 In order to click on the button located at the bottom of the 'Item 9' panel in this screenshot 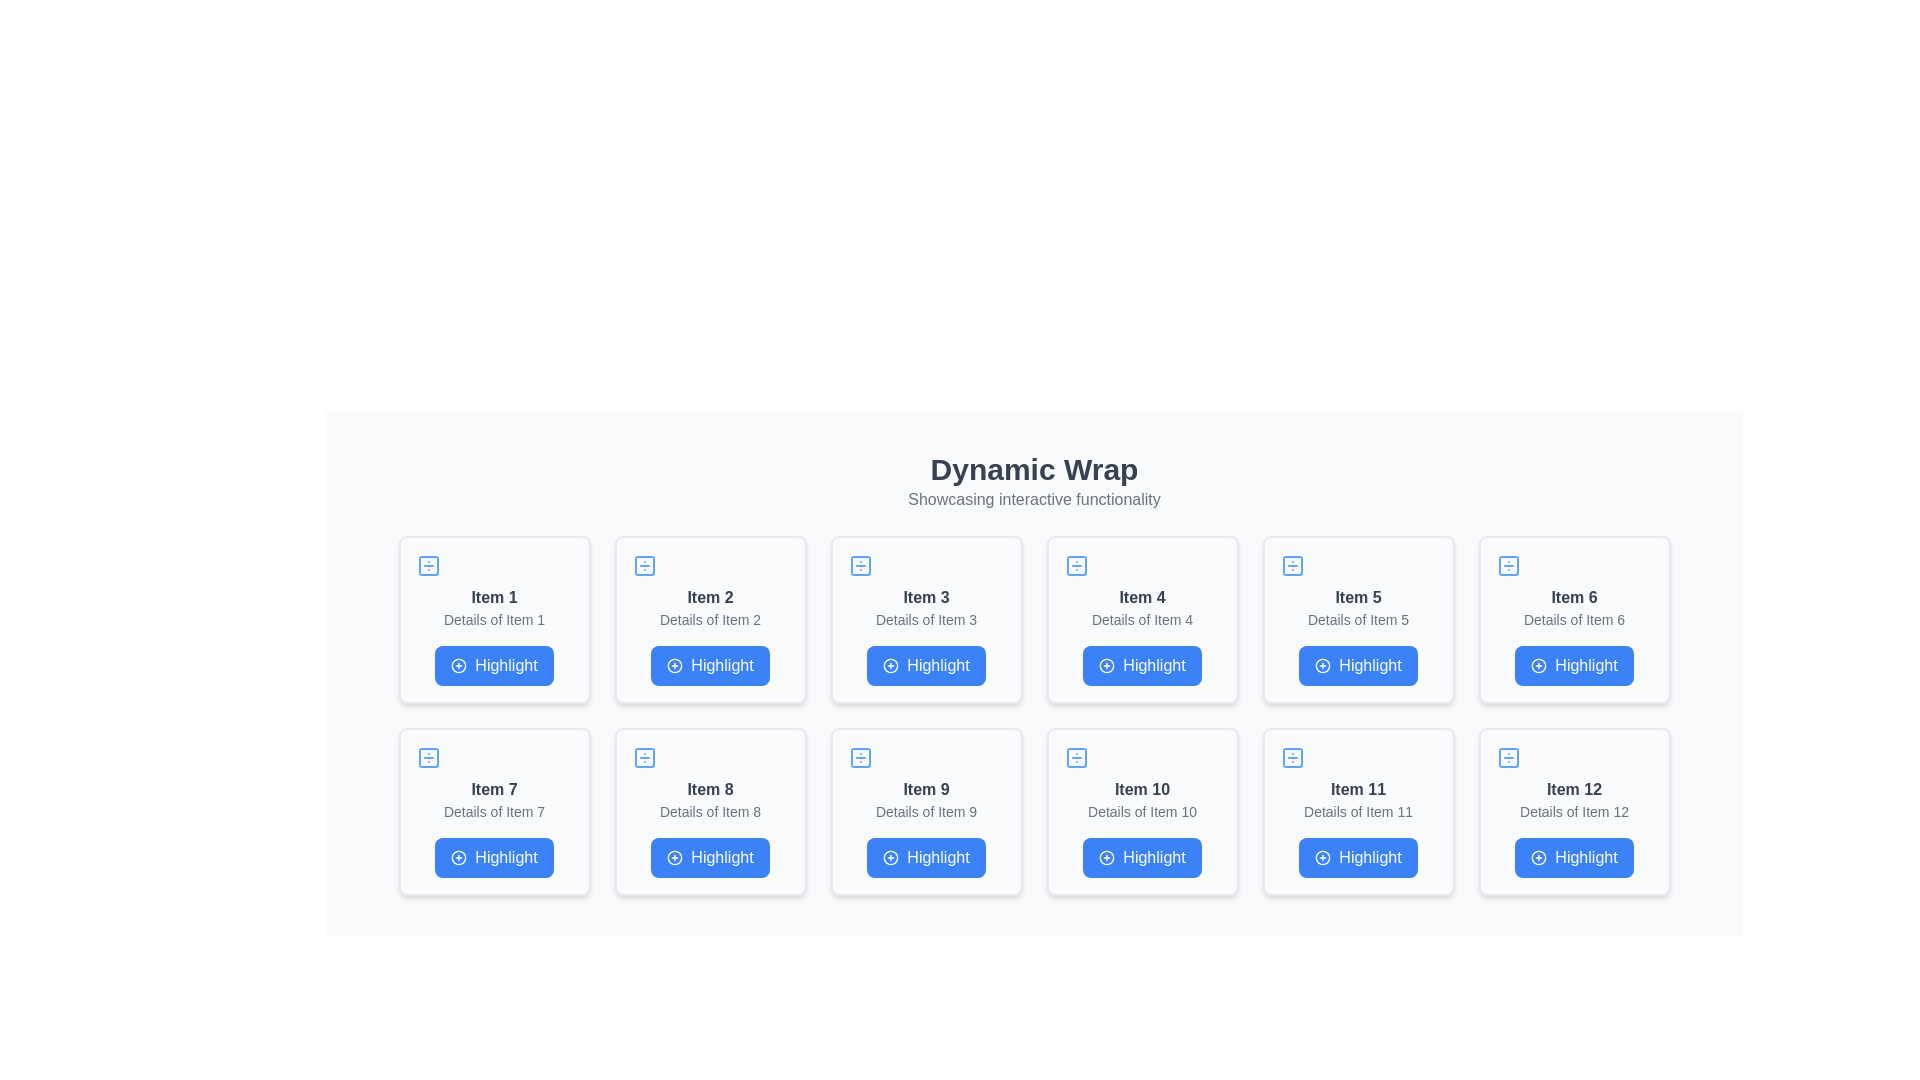, I will do `click(925, 856)`.